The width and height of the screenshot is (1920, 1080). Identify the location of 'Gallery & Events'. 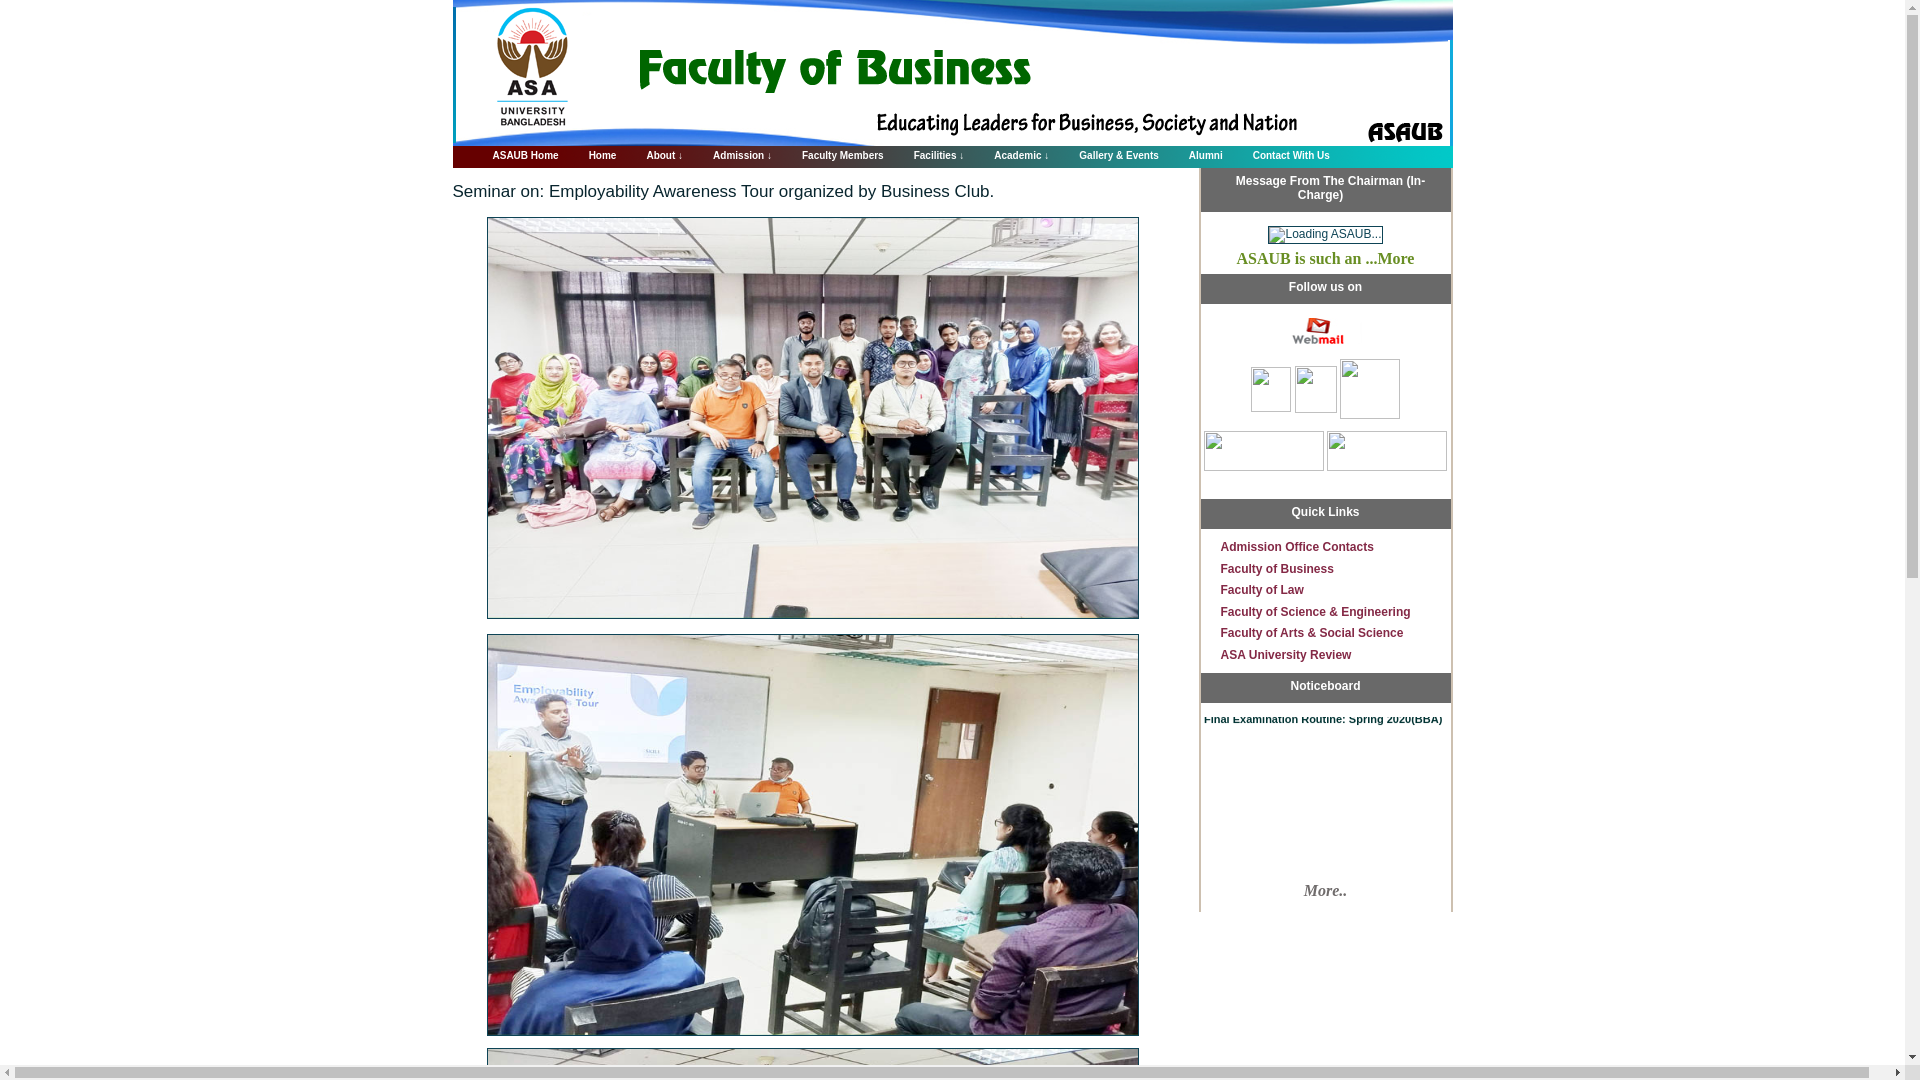
(1107, 152).